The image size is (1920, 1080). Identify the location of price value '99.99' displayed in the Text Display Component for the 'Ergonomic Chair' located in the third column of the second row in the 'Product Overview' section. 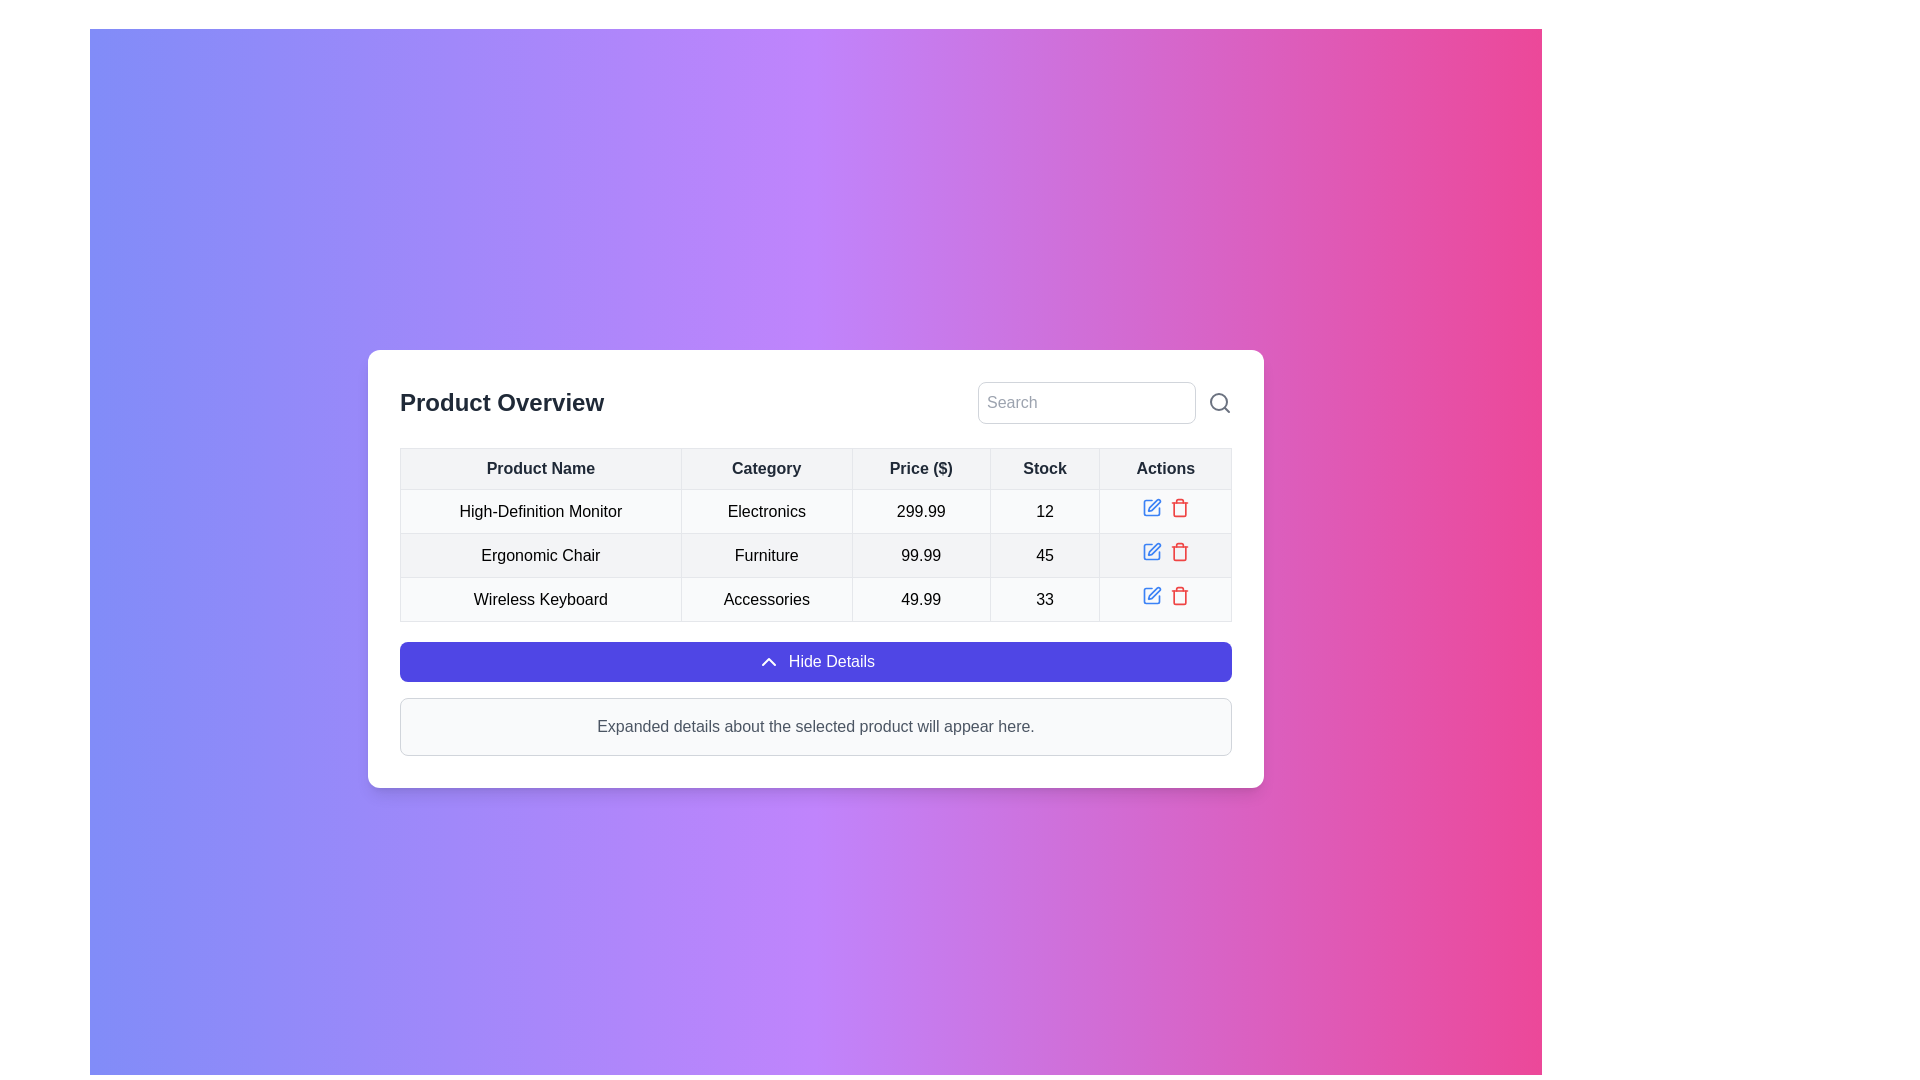
(920, 555).